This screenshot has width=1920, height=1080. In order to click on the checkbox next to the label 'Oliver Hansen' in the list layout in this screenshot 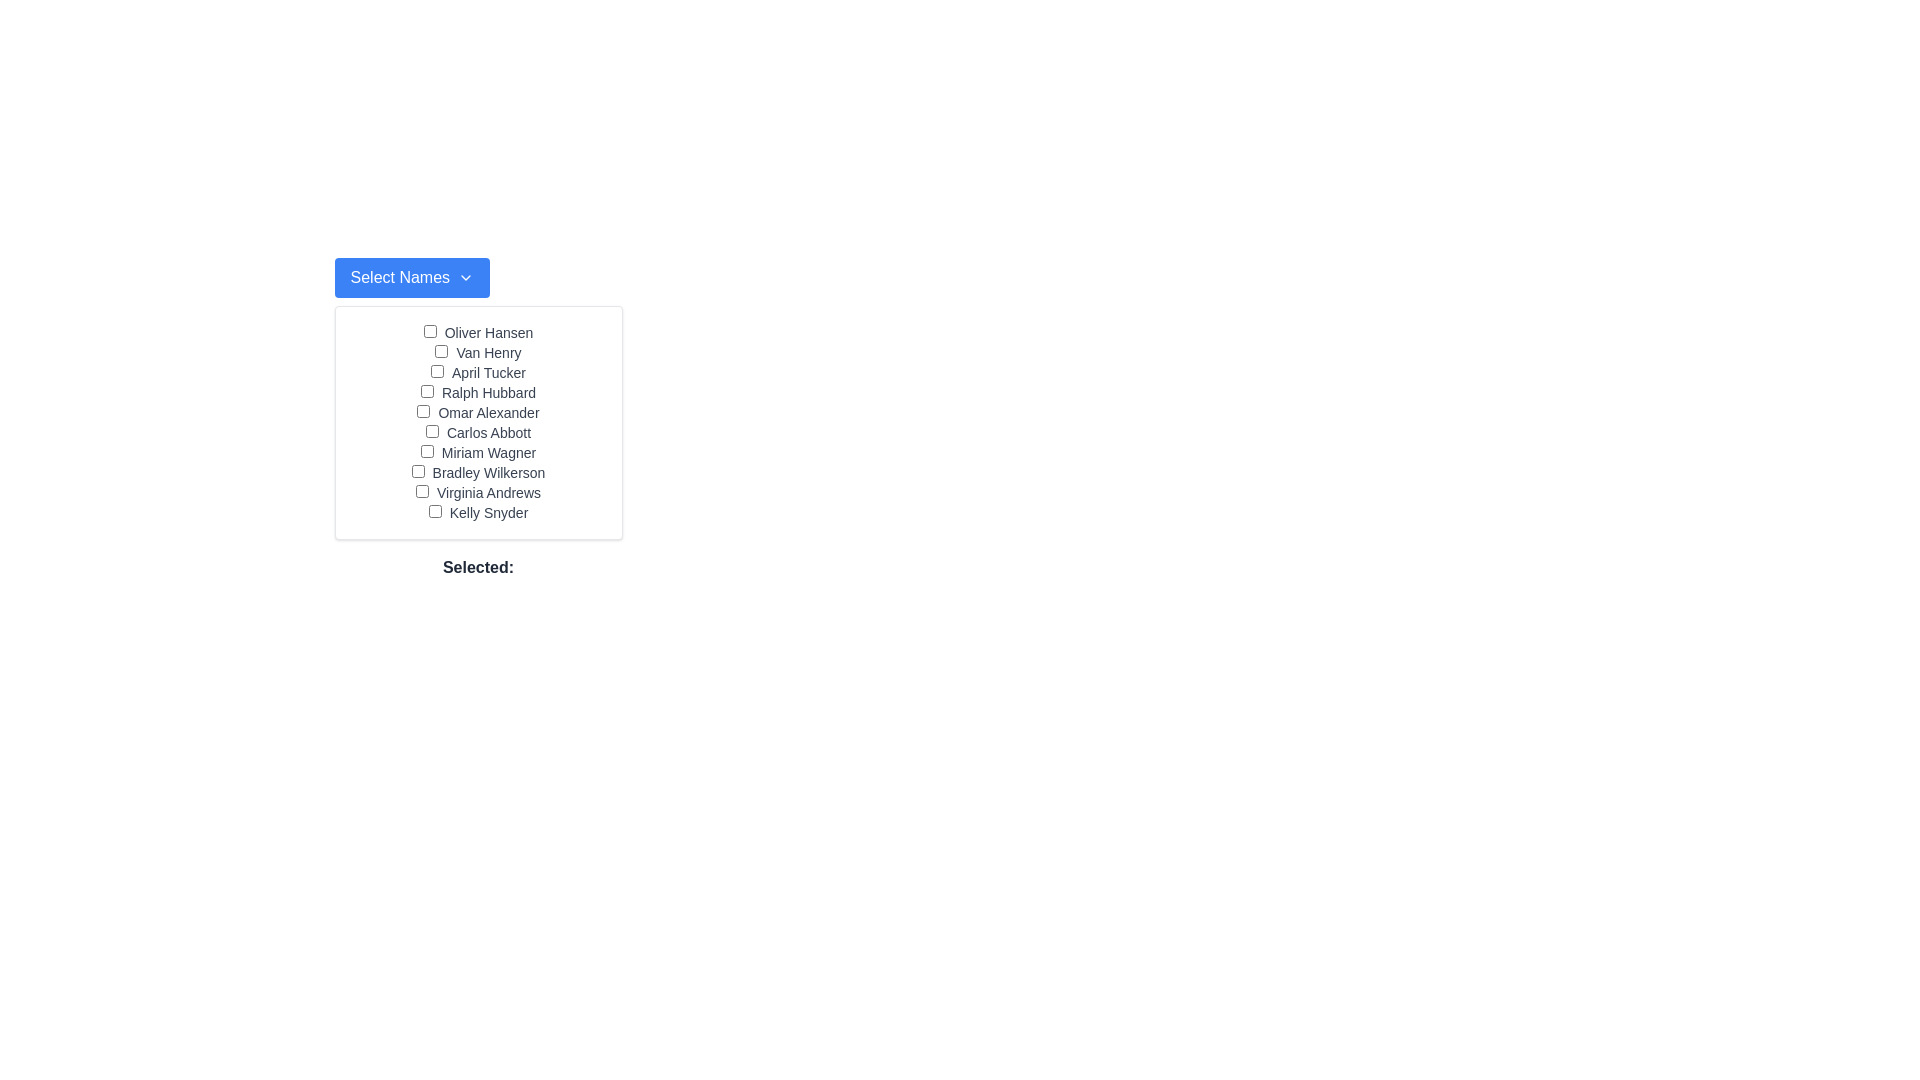, I will do `click(477, 331)`.